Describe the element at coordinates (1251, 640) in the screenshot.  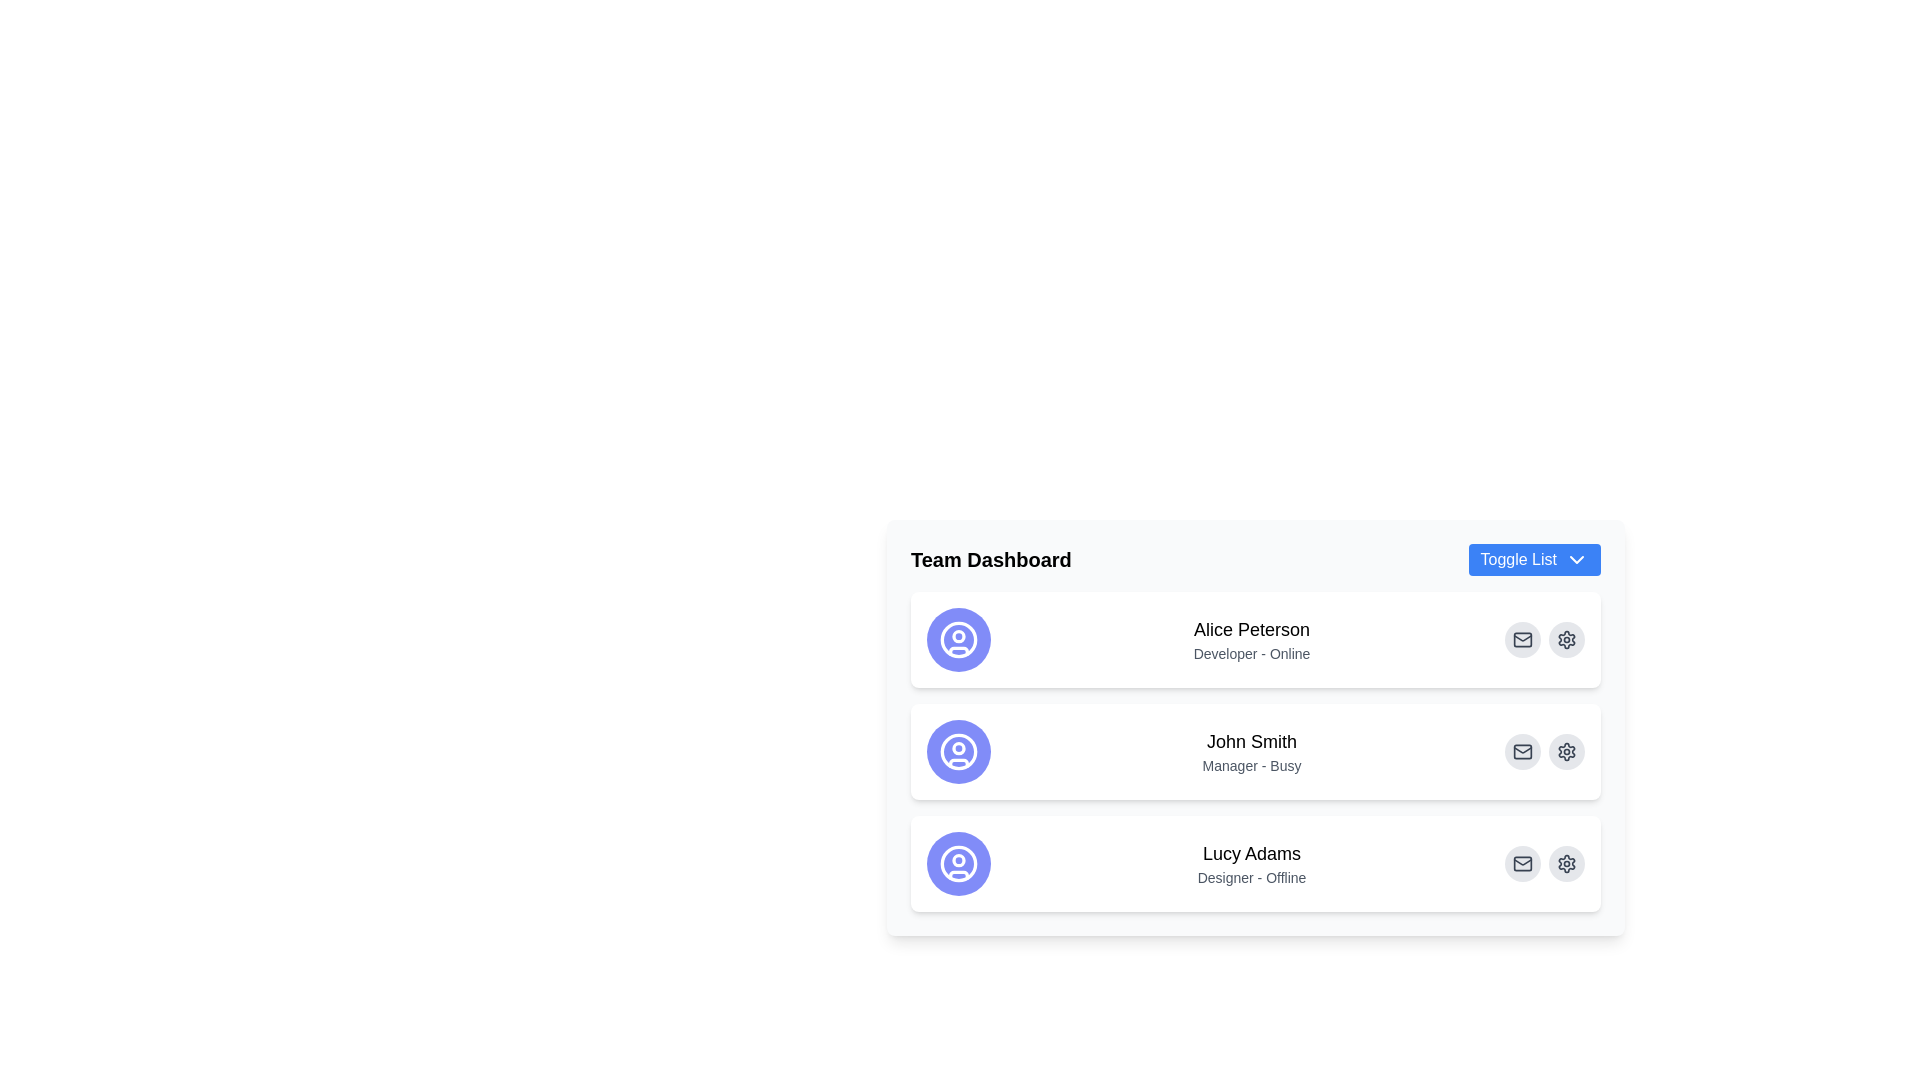
I see `the Text Display element that shows the name 'Alice Peterson' in bold and a subtitle 'Developer - Online' in gray, located in the user profile card interface` at that location.